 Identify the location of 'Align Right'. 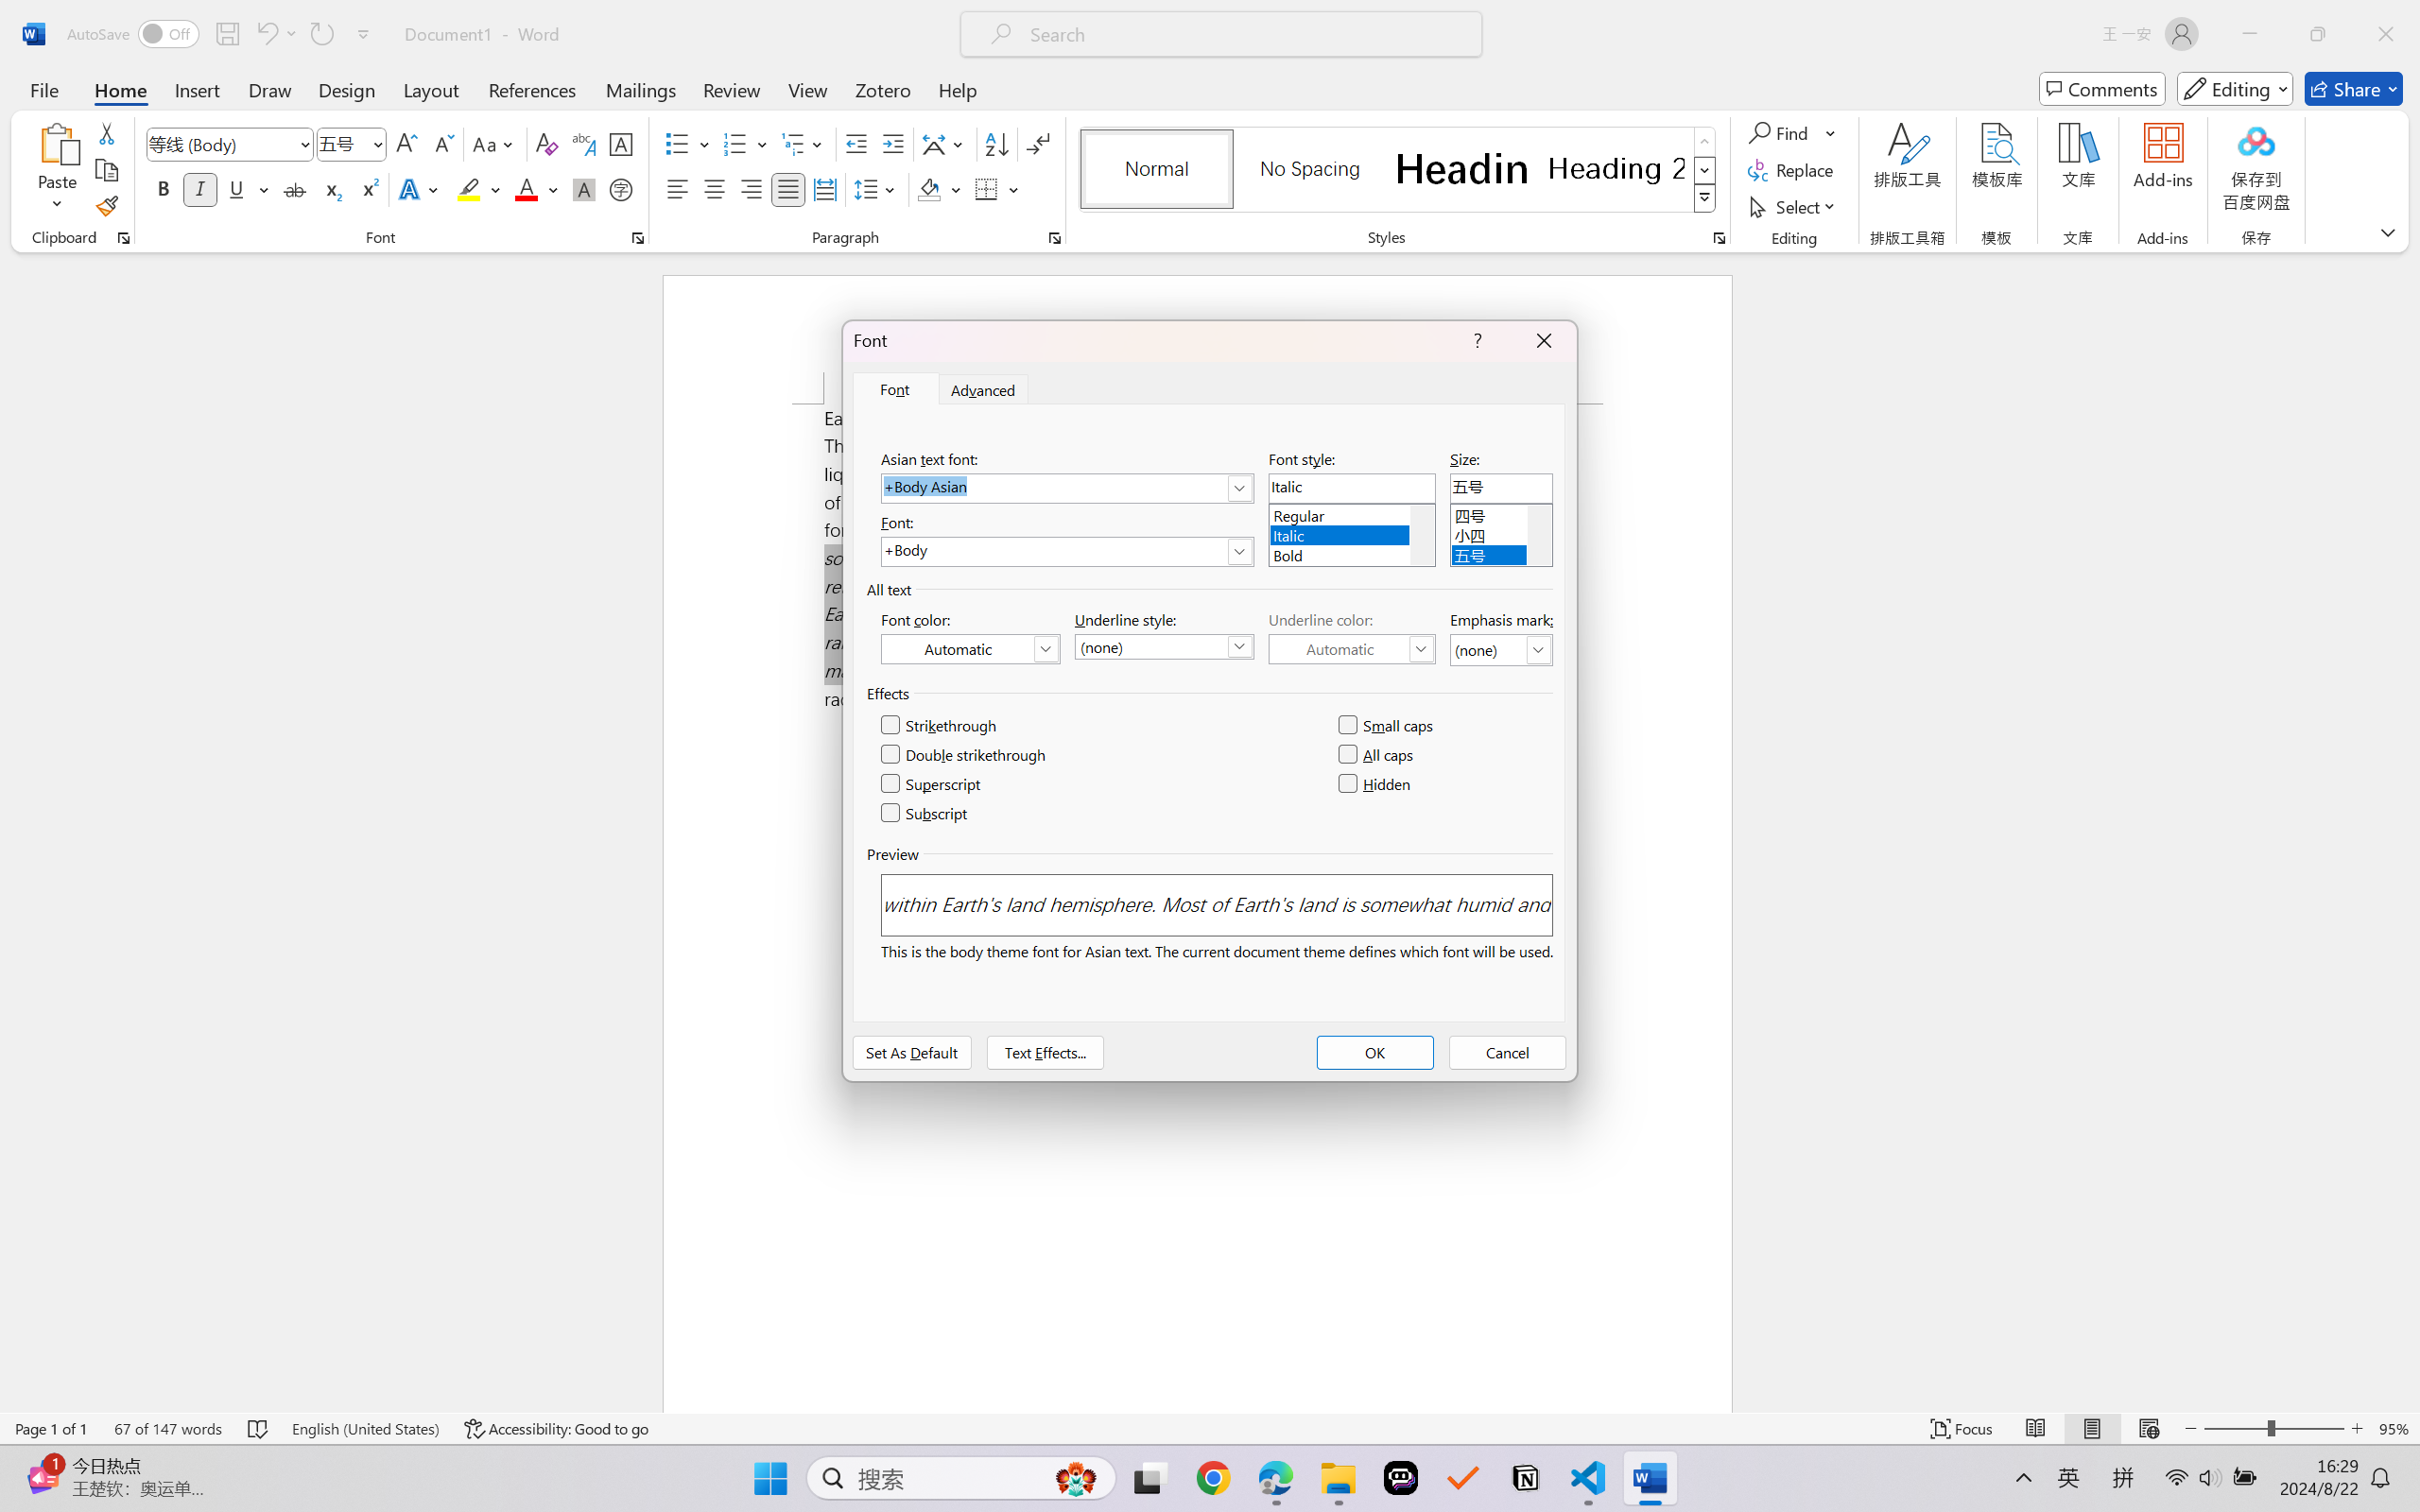
(752, 188).